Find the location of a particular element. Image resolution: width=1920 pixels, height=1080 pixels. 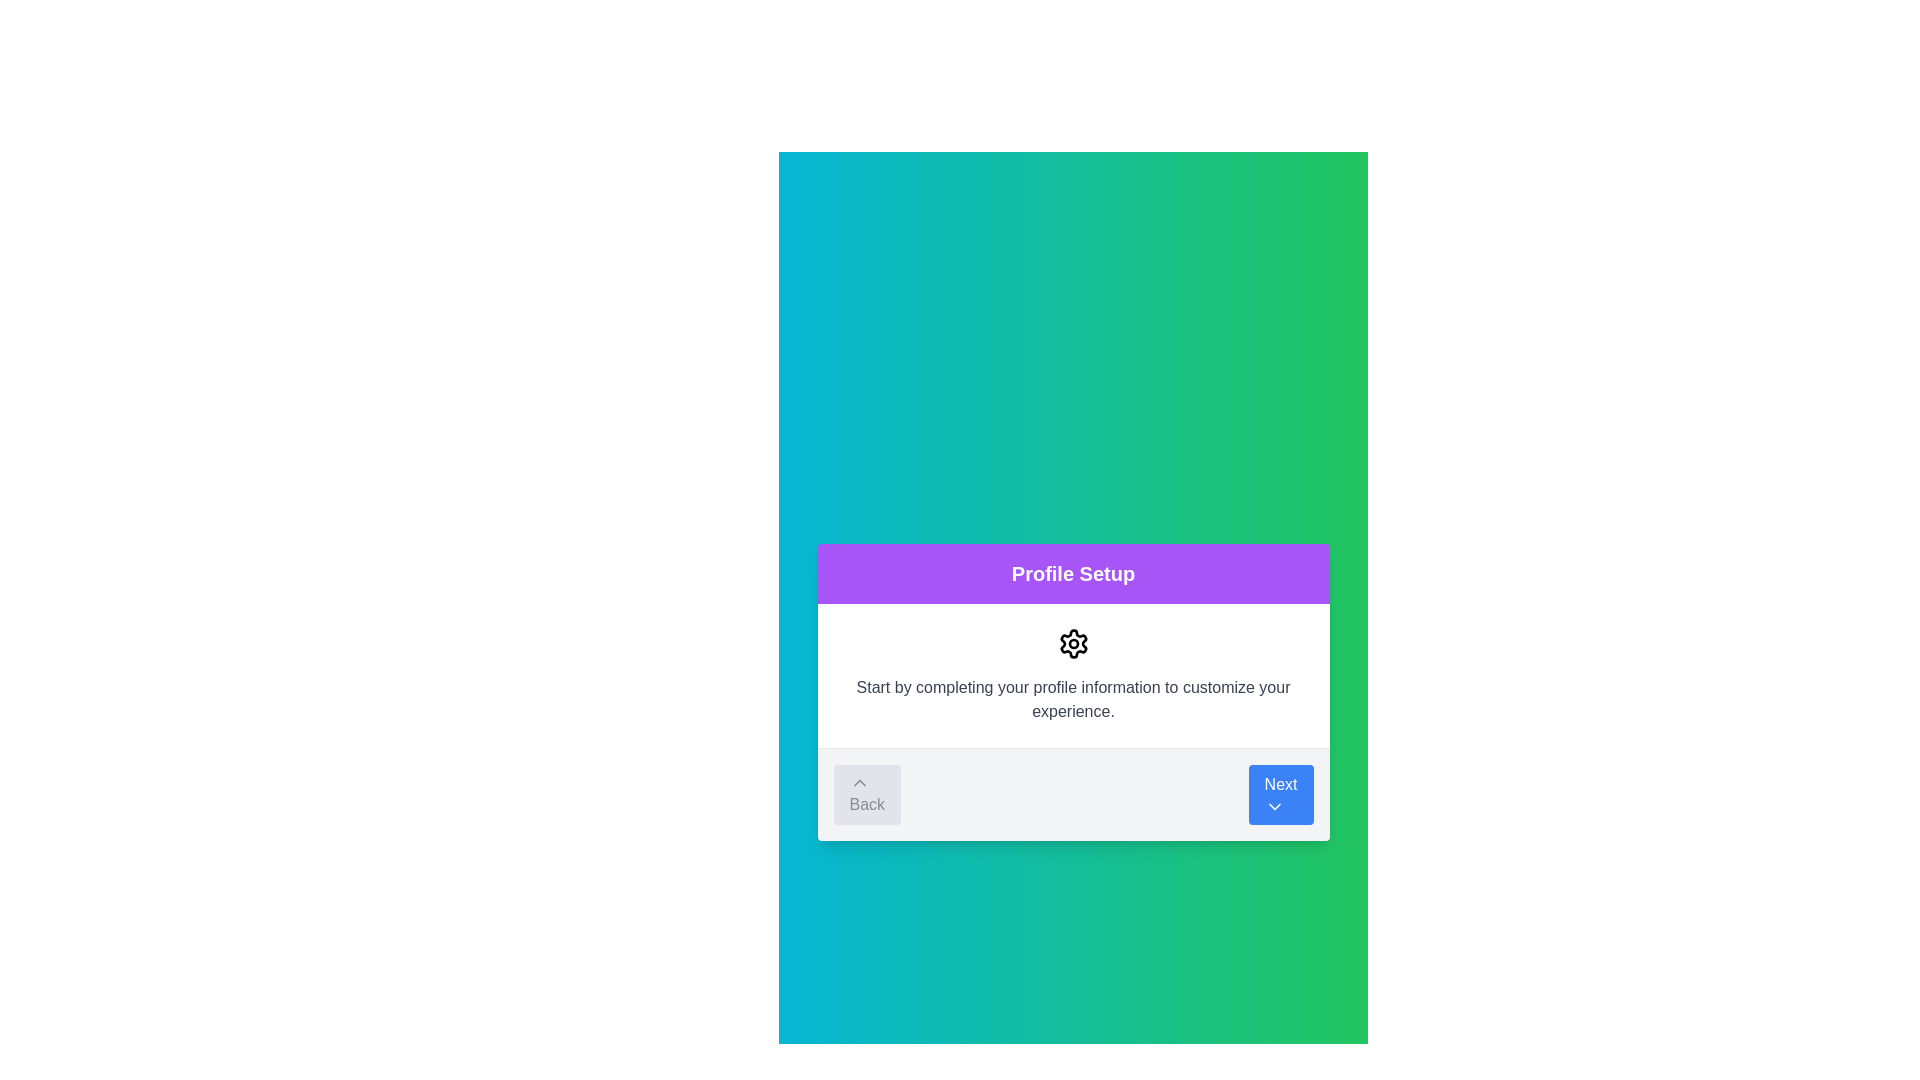

the settings icon located in the 'Profile Setup' modal, which is positioned above the profile information text and below the modal header is located at coordinates (1072, 643).